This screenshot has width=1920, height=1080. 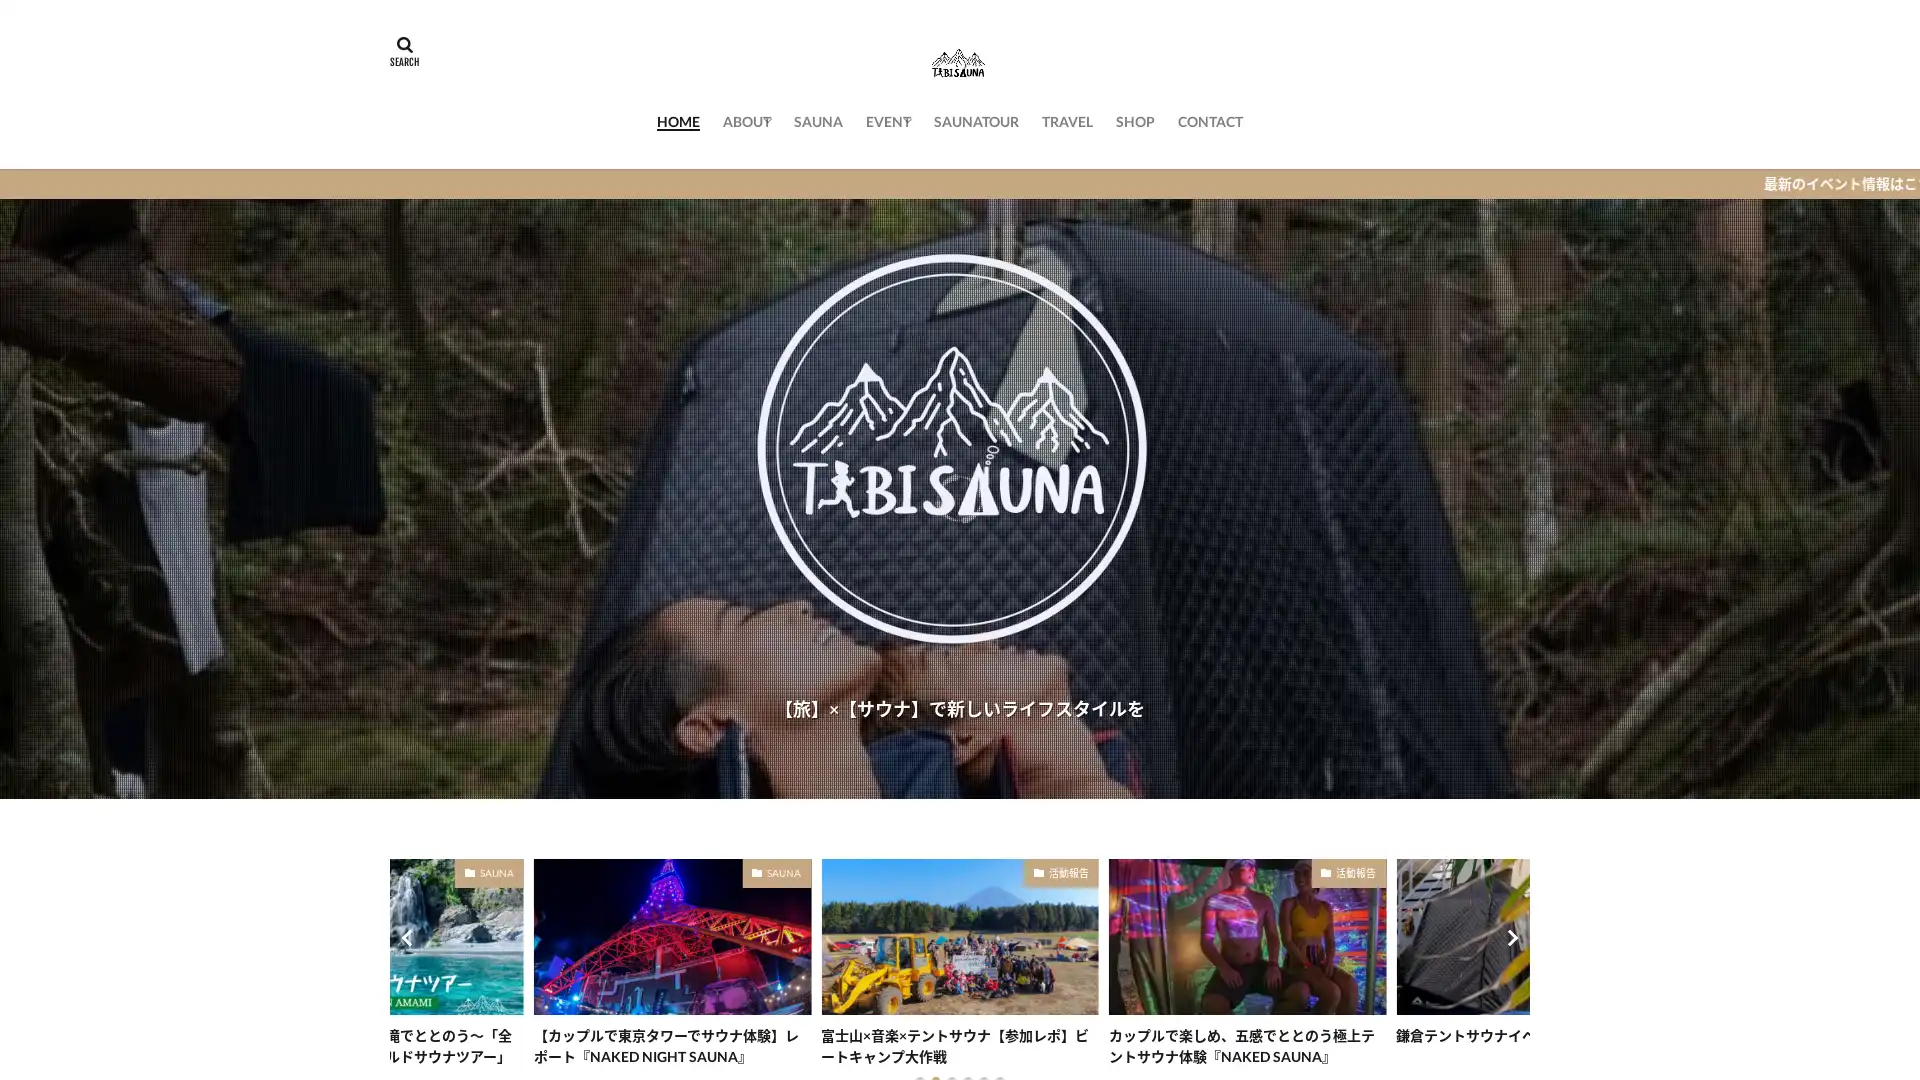 I want to click on Previous slide, so click(x=408, y=937).